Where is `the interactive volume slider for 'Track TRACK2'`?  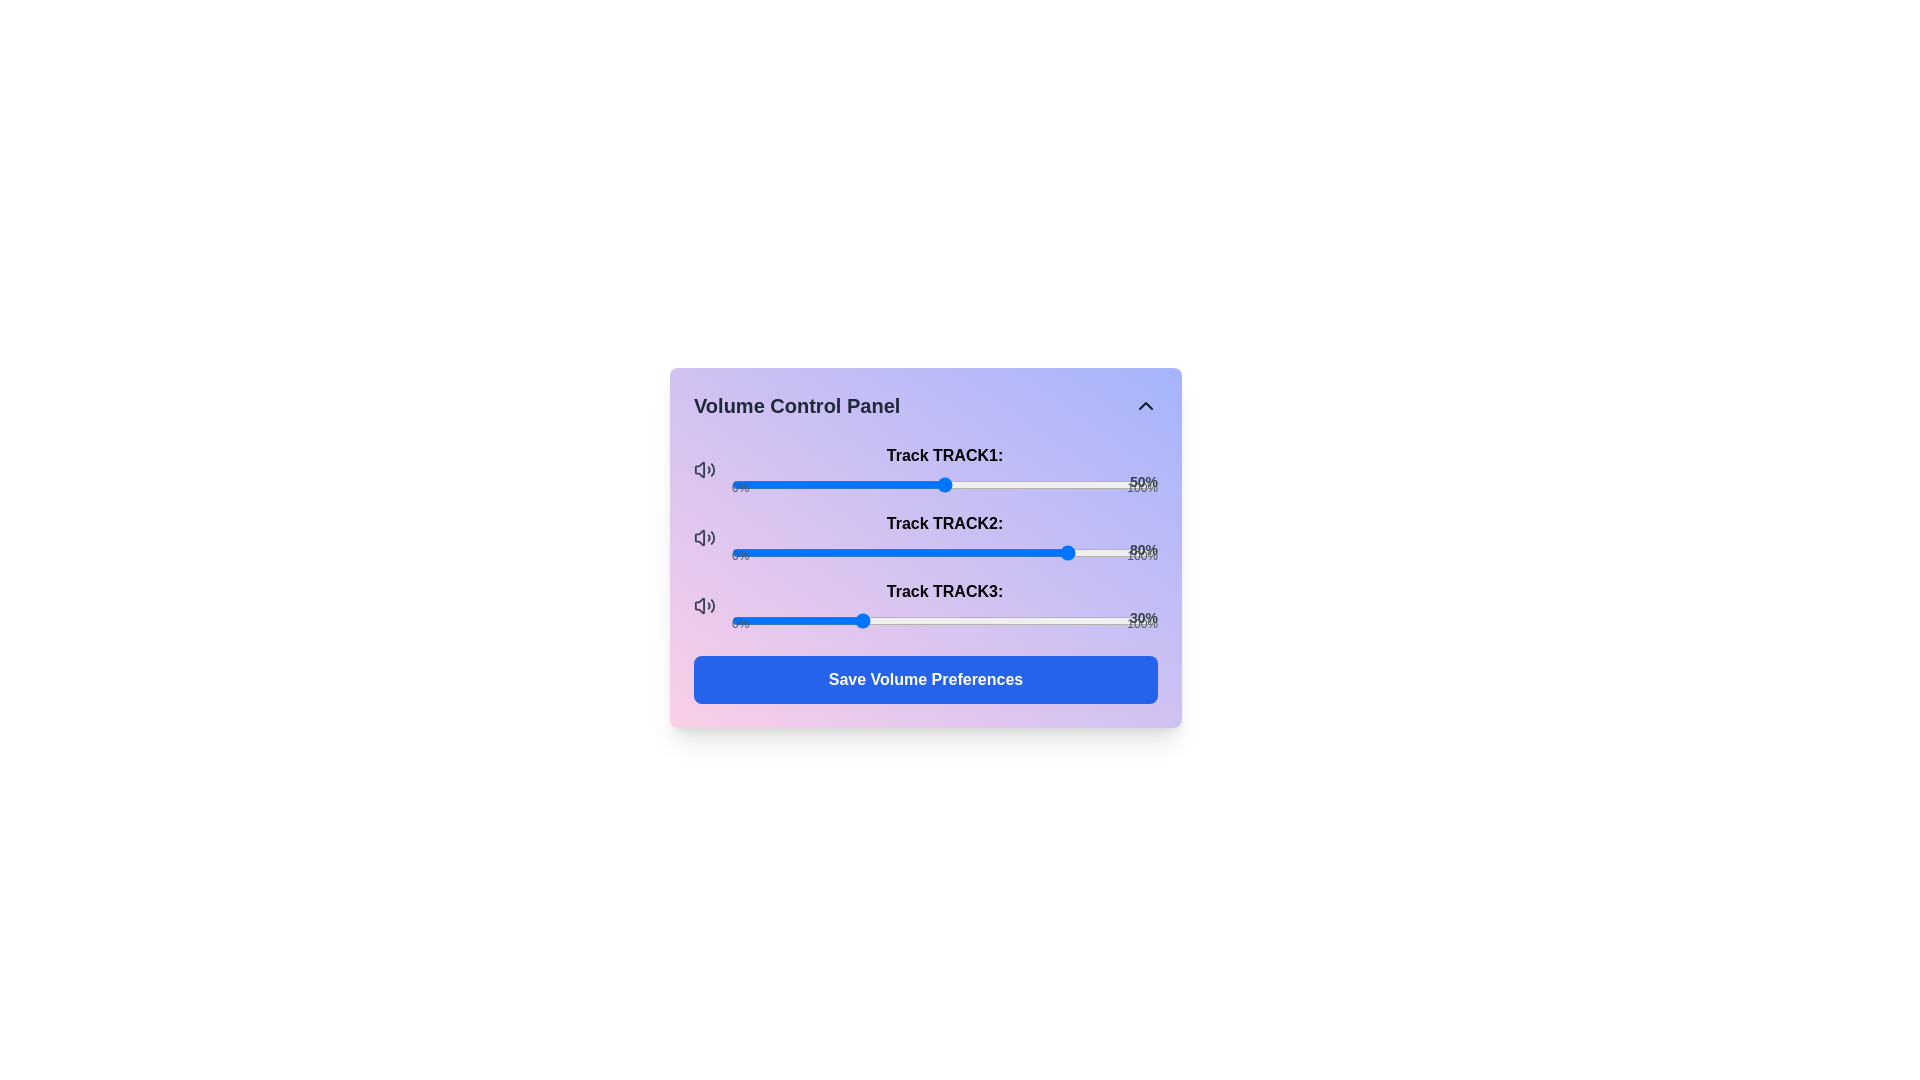 the interactive volume slider for 'Track TRACK2' is located at coordinates (925, 536).